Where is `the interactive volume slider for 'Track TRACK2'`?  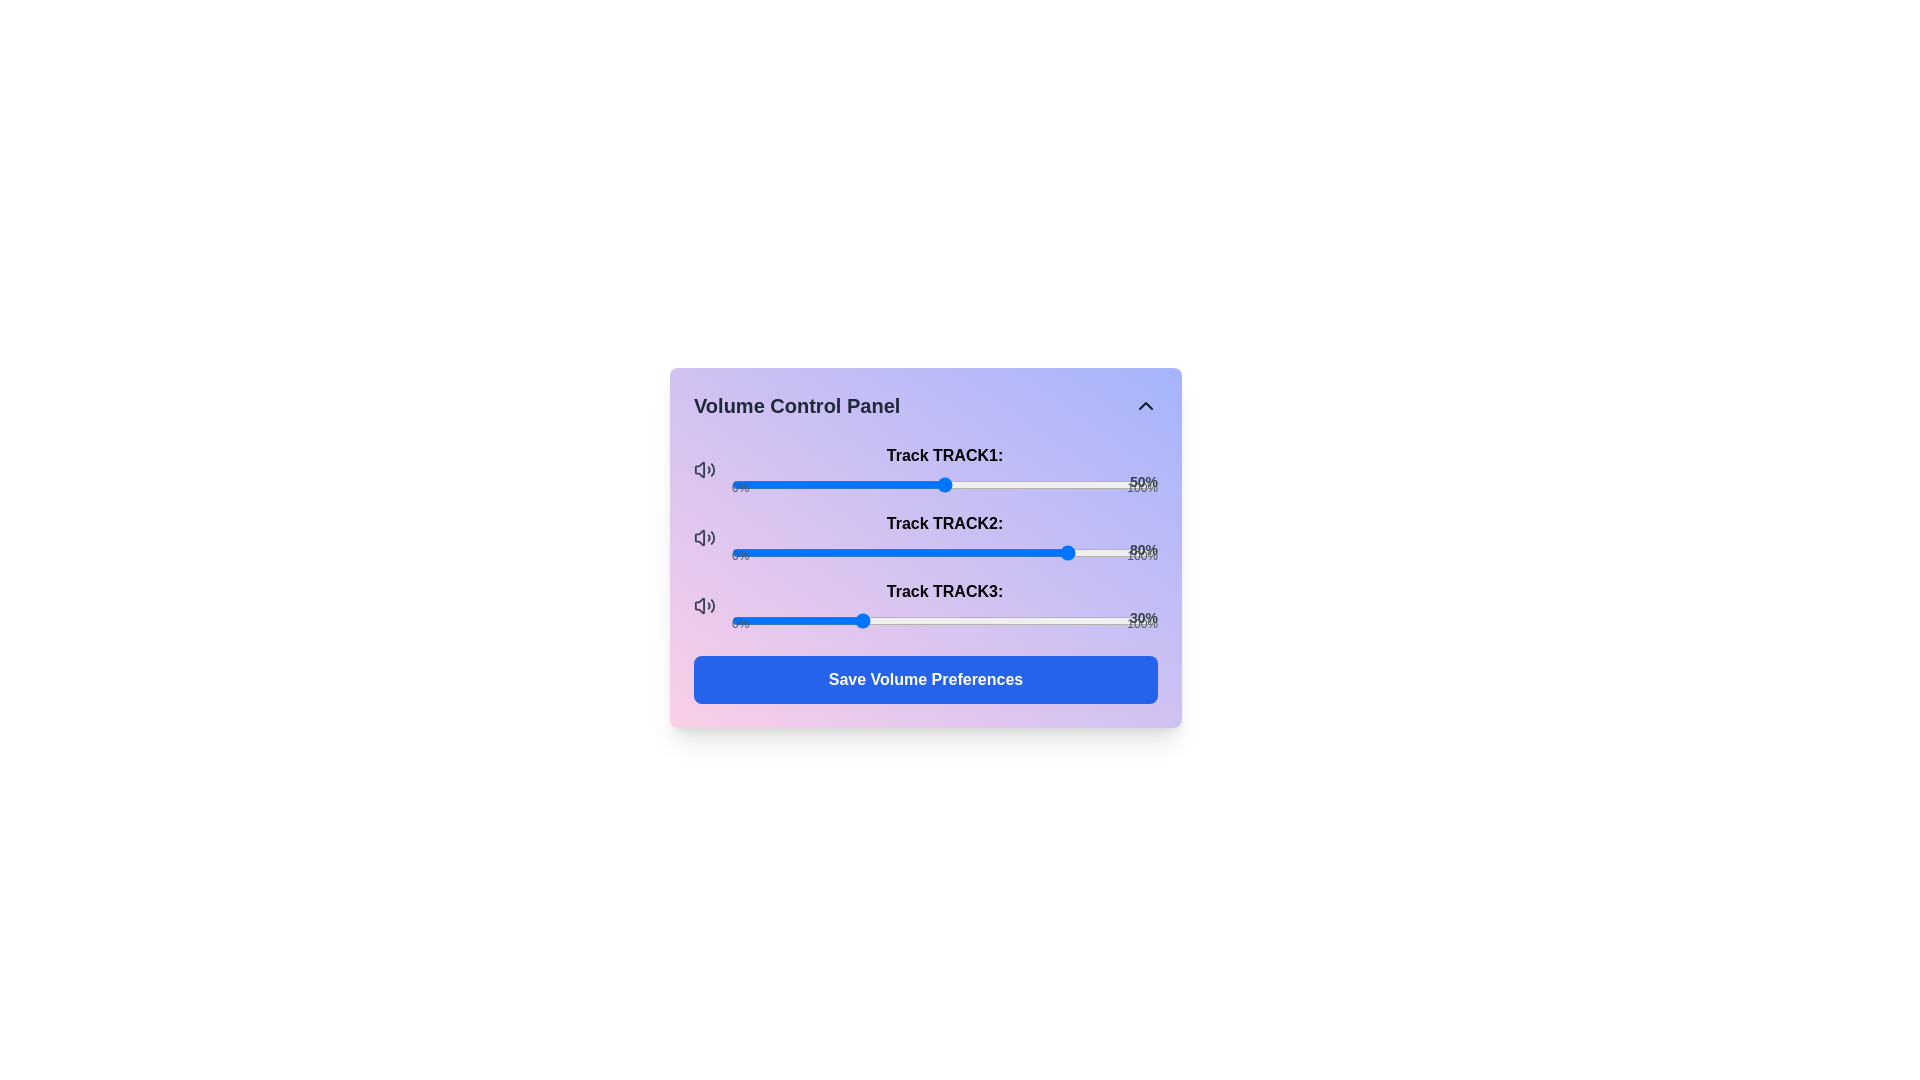 the interactive volume slider for 'Track TRACK2' is located at coordinates (925, 536).